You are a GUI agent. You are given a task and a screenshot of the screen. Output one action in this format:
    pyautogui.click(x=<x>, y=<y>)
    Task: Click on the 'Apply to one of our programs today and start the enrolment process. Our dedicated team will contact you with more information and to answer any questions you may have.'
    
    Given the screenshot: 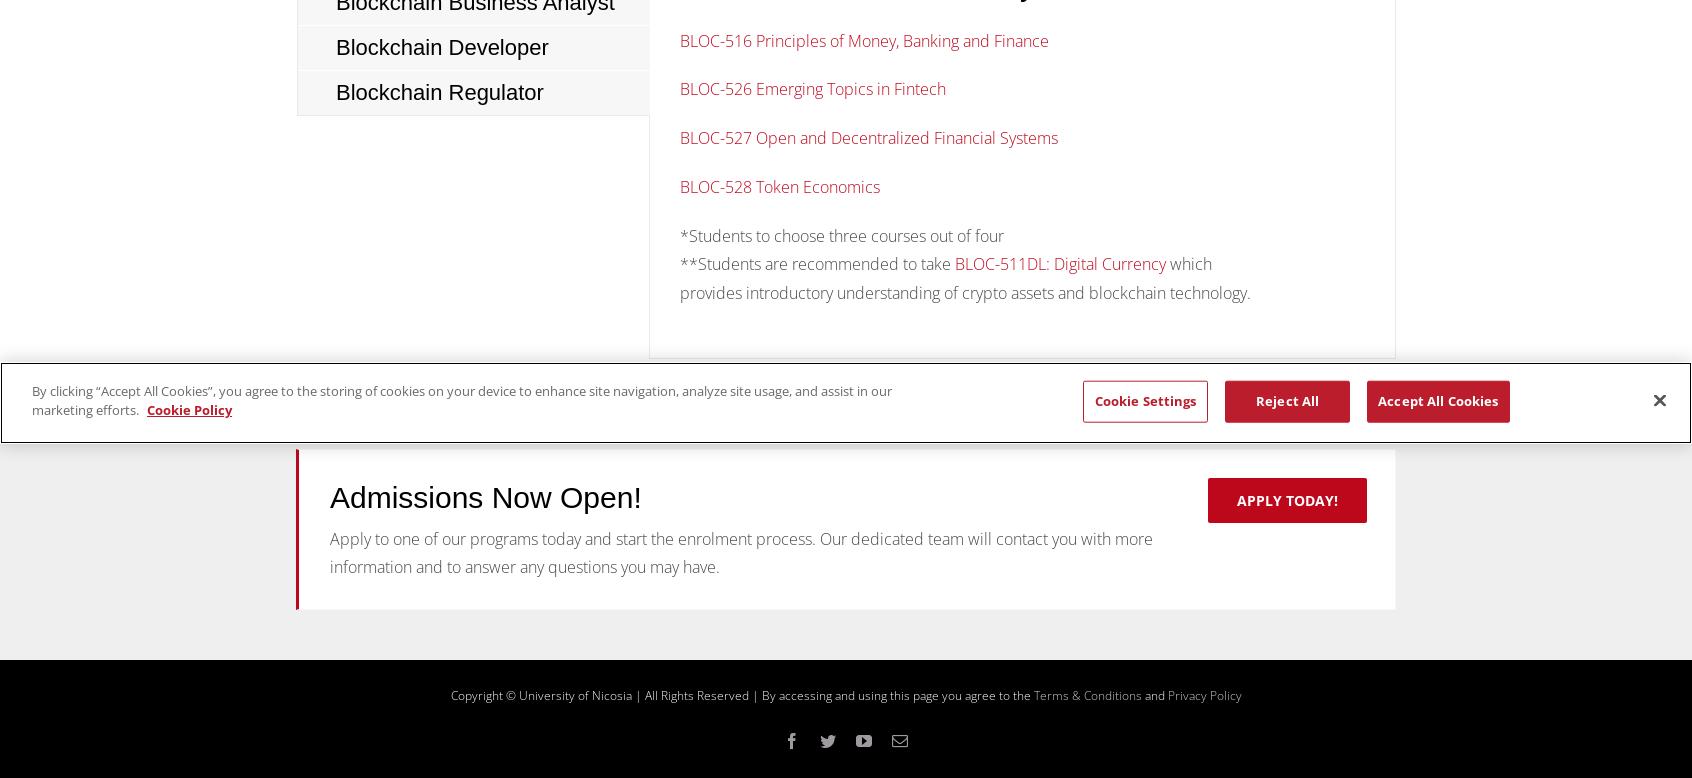 What is the action you would take?
    pyautogui.click(x=327, y=552)
    